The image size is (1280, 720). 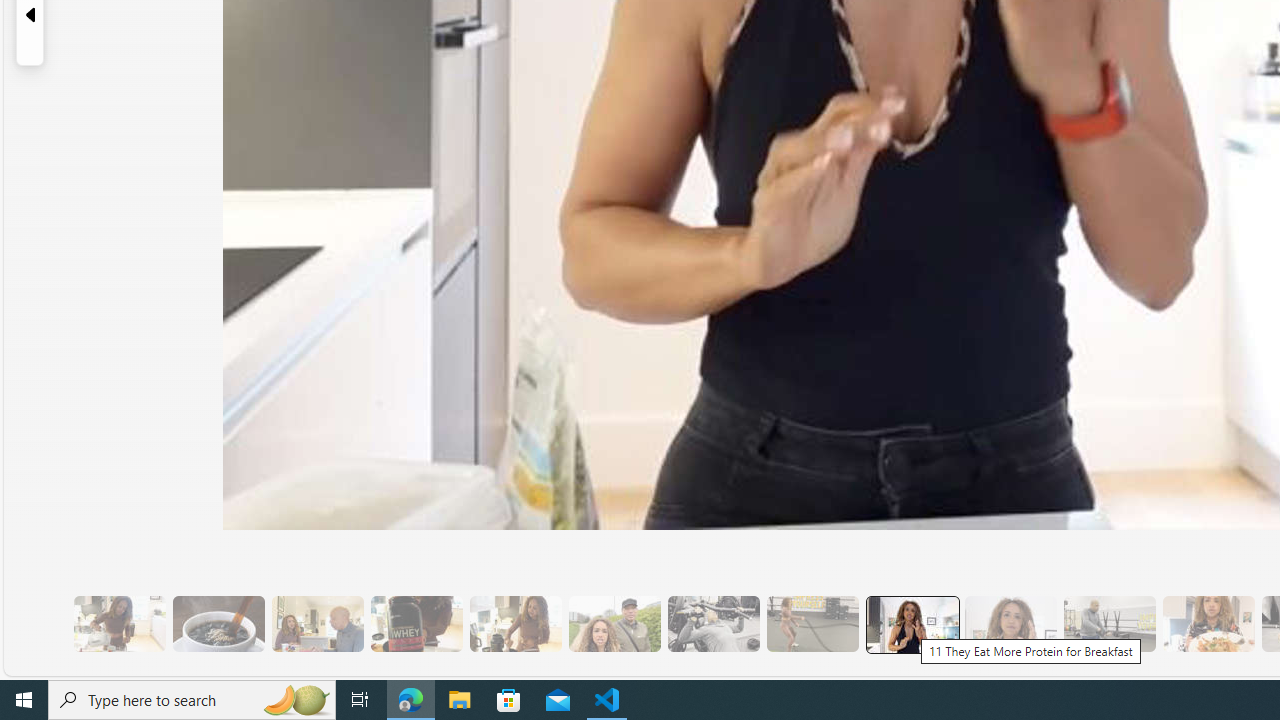 I want to click on '9 They Do Bench Exercises', so click(x=713, y=623).